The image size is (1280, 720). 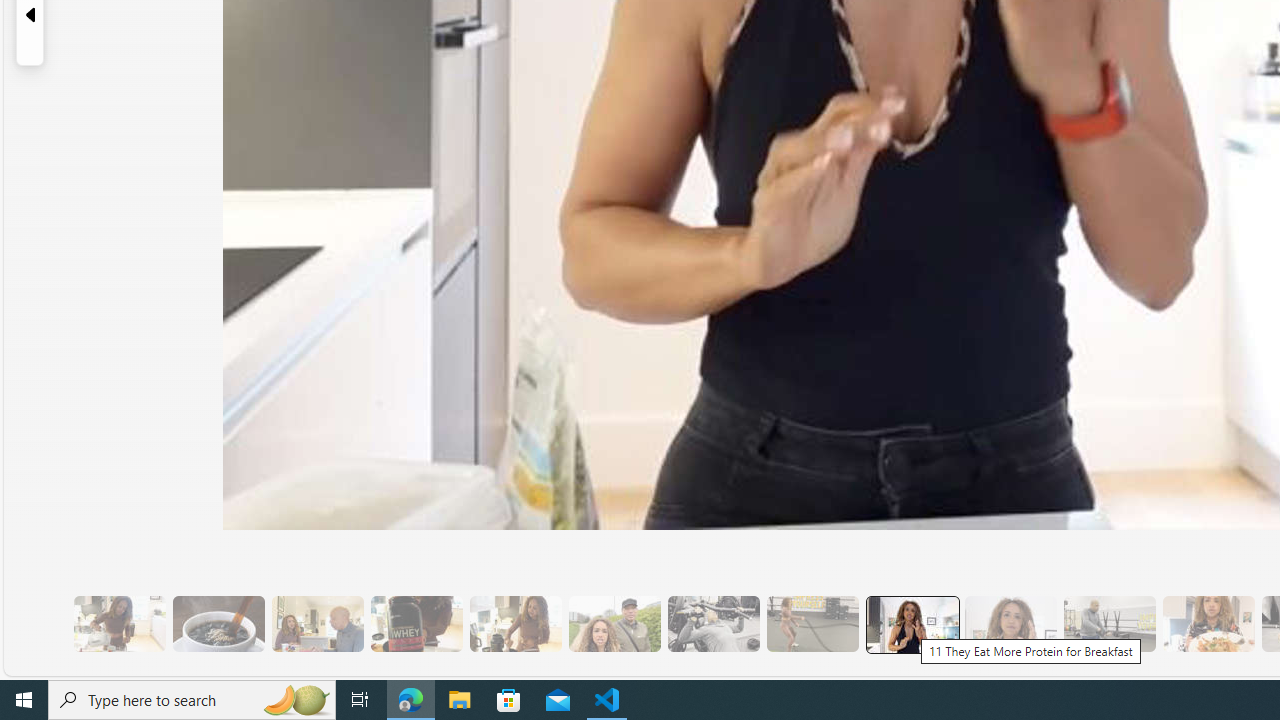 I want to click on '9 They Do Bench Exercises', so click(x=713, y=623).